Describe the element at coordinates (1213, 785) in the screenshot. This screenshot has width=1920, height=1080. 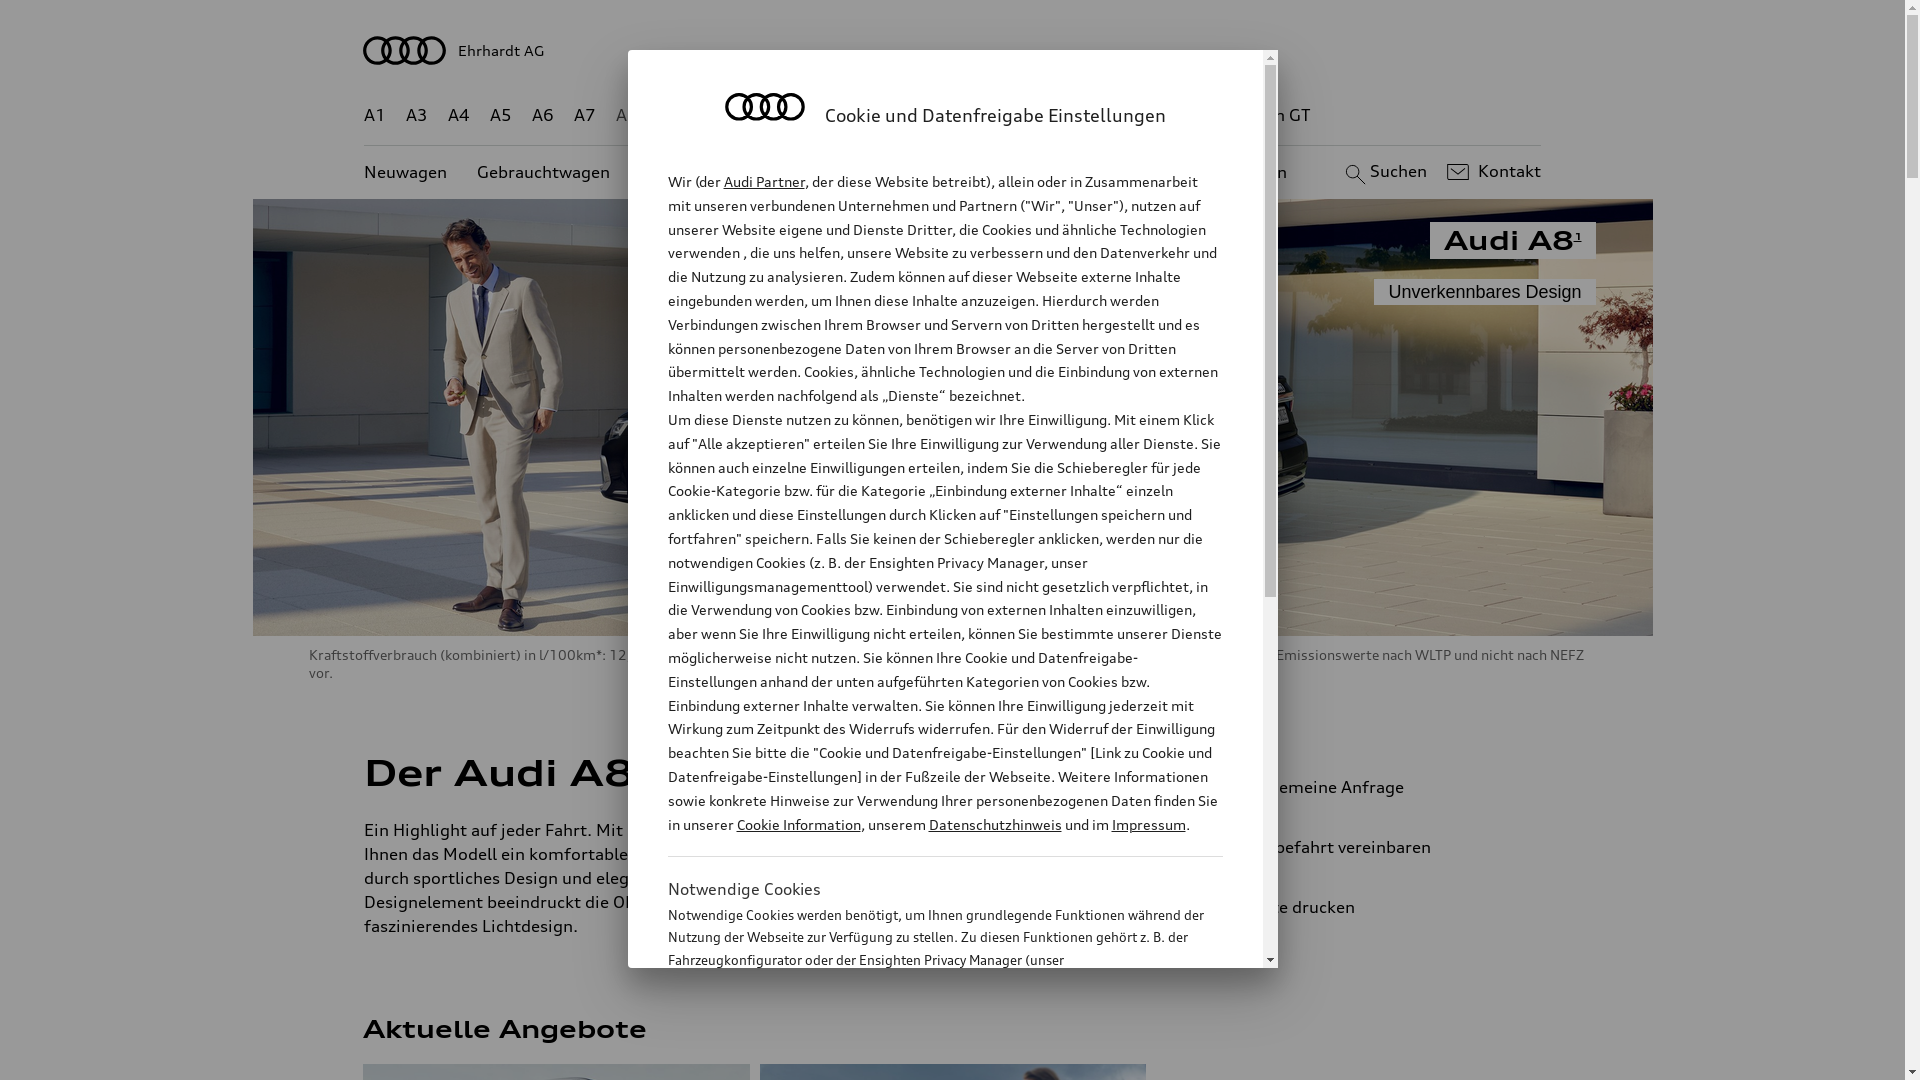
I see `'Allgemeine Anfrage'` at that location.